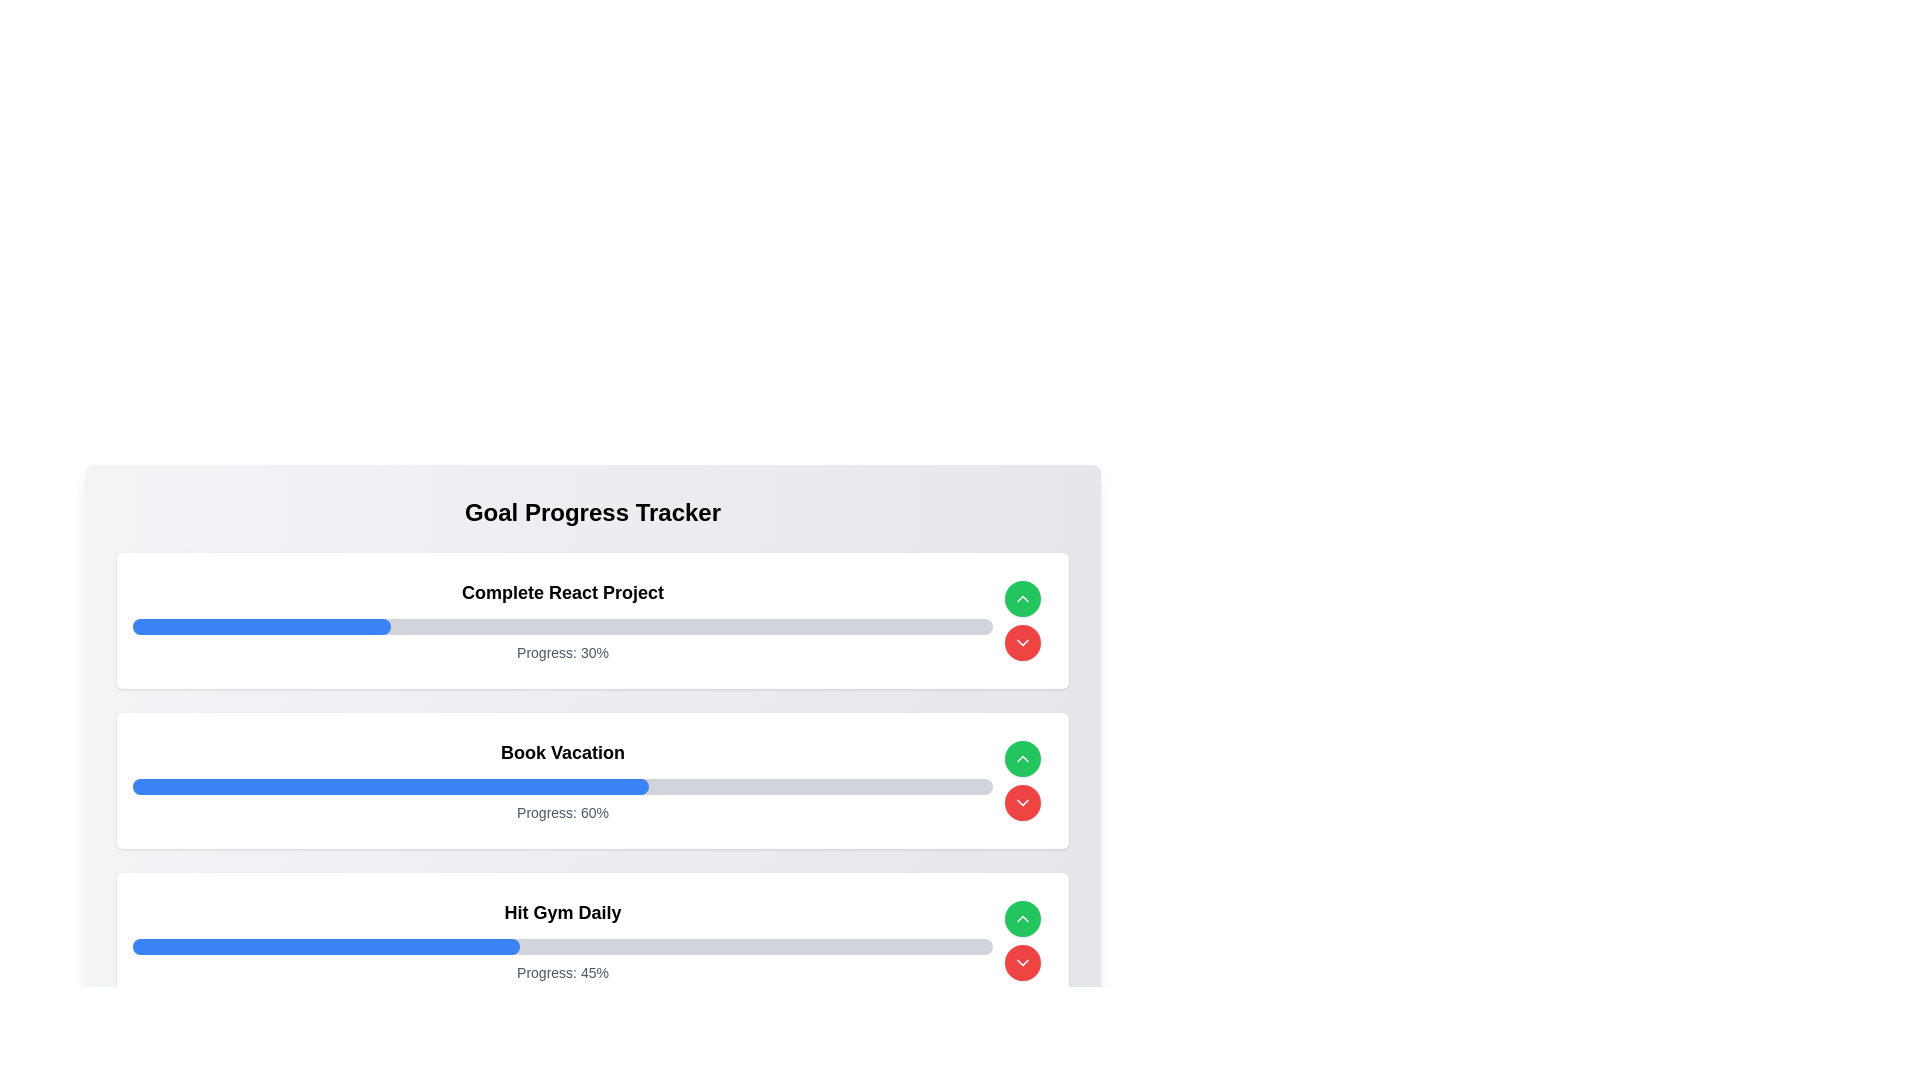 This screenshot has width=1920, height=1080. Describe the element at coordinates (261, 626) in the screenshot. I see `the blue progress indicator located within the first progress bar widget, which is positioned below the 'Complete React Project' title and above the 'Progress: 30%' label` at that location.